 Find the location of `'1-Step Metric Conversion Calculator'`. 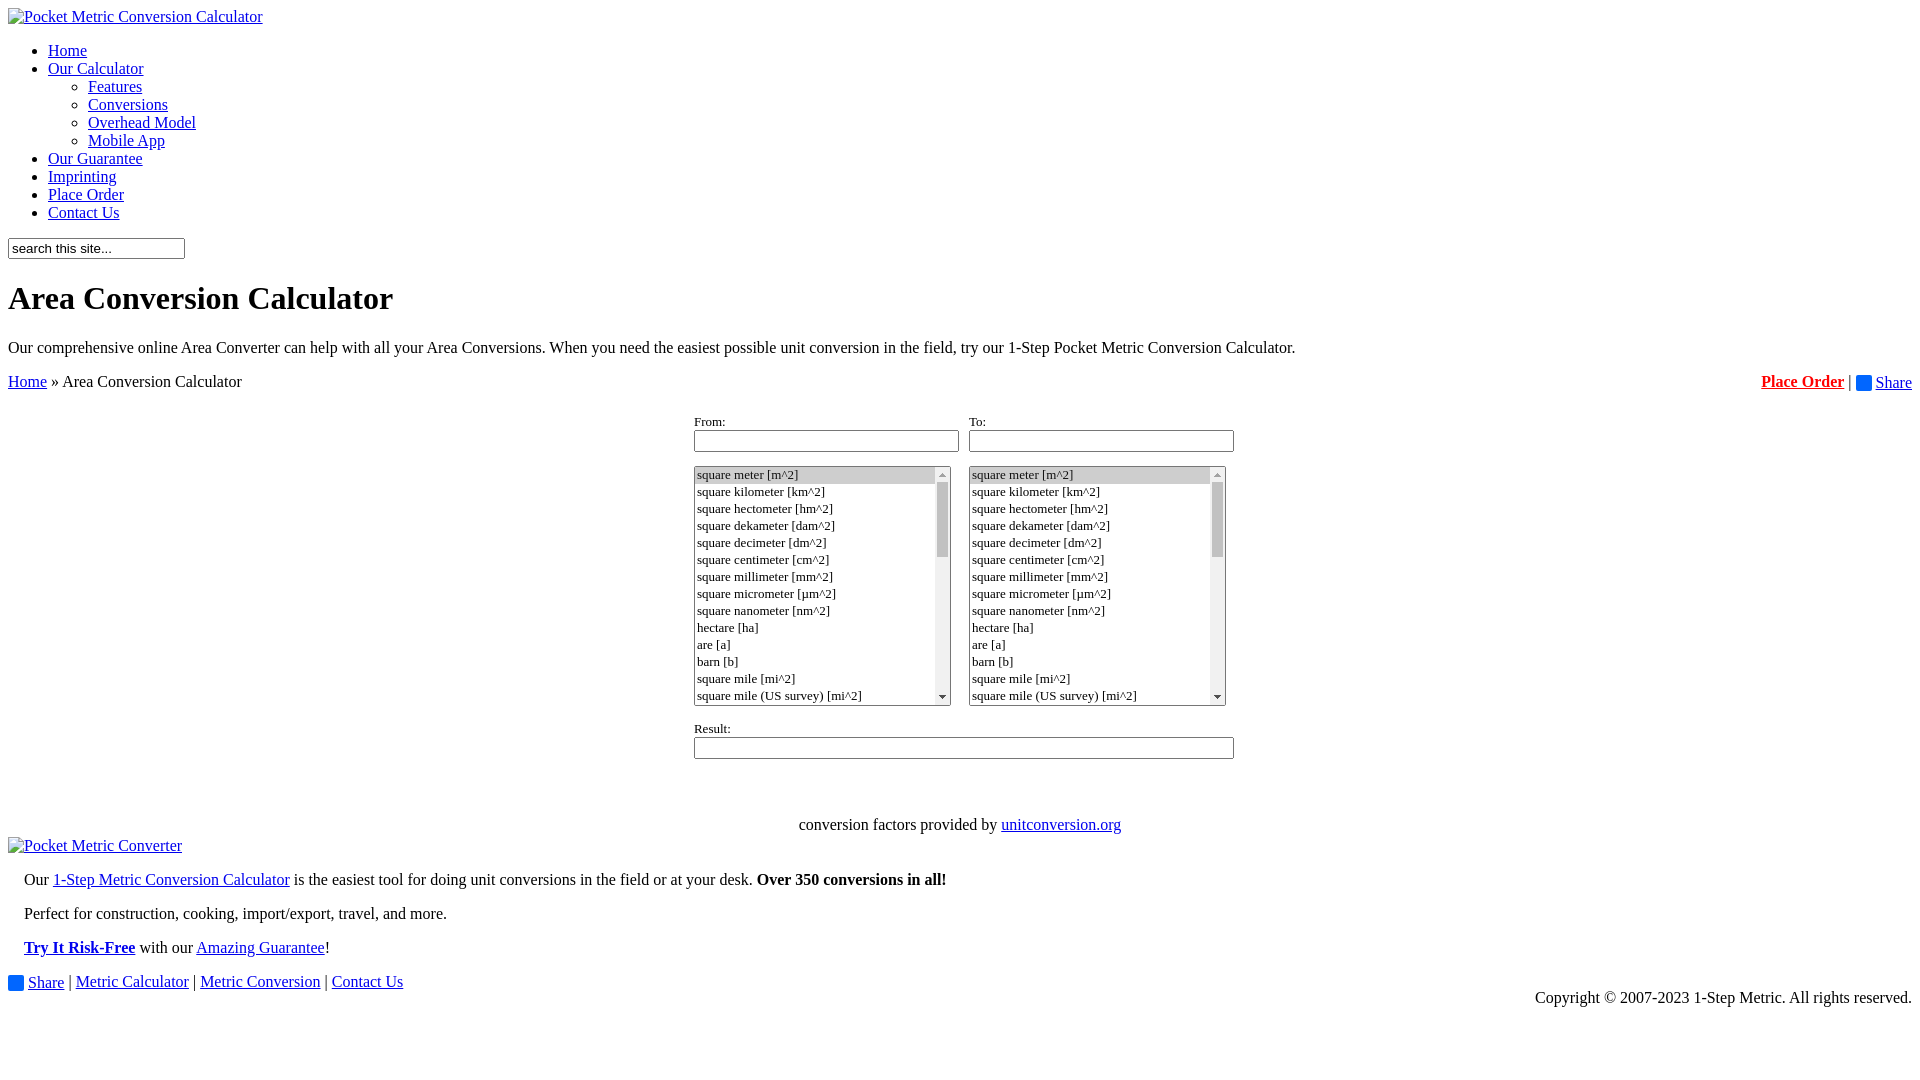

'1-Step Metric Conversion Calculator' is located at coordinates (52, 878).